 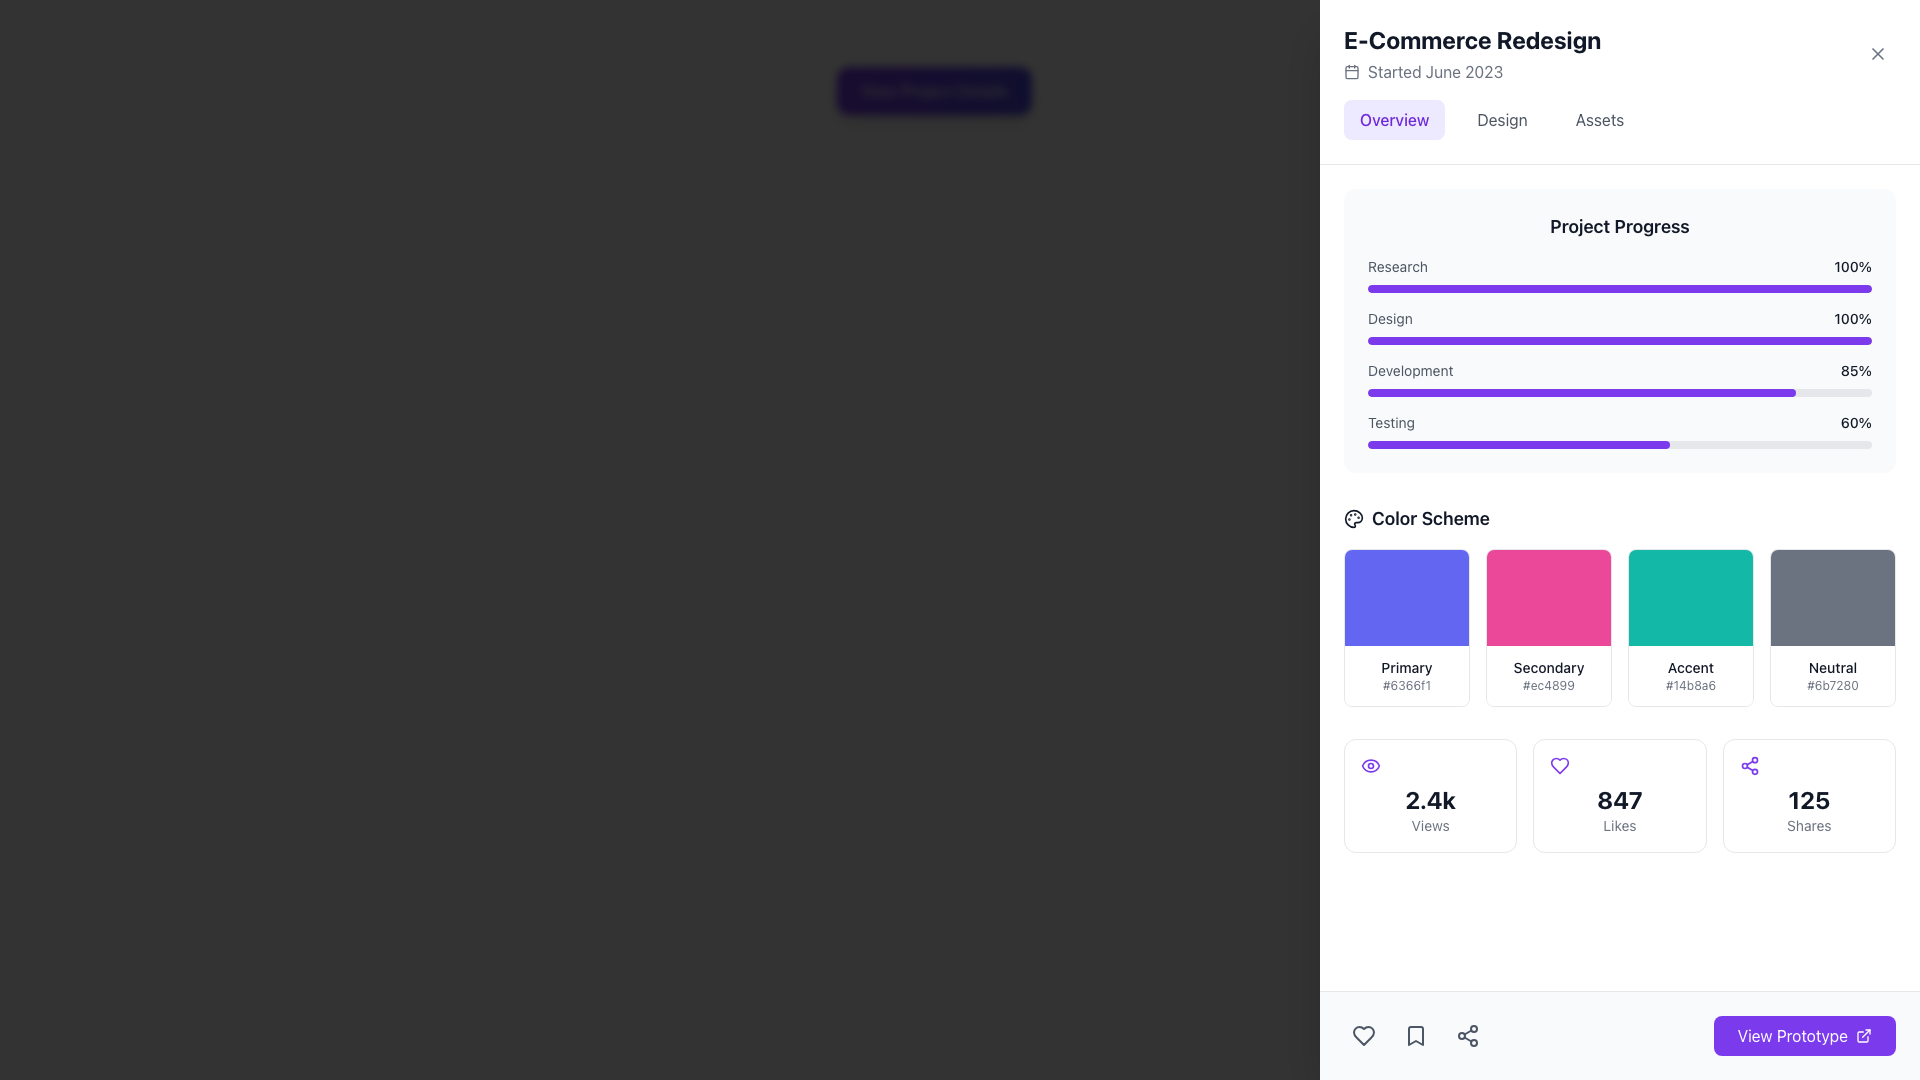 What do you see at coordinates (1809, 825) in the screenshot?
I see `the Text label that describes the number of shares, which is located in the bottom right corner of the interface below the larger text '125'` at bounding box center [1809, 825].